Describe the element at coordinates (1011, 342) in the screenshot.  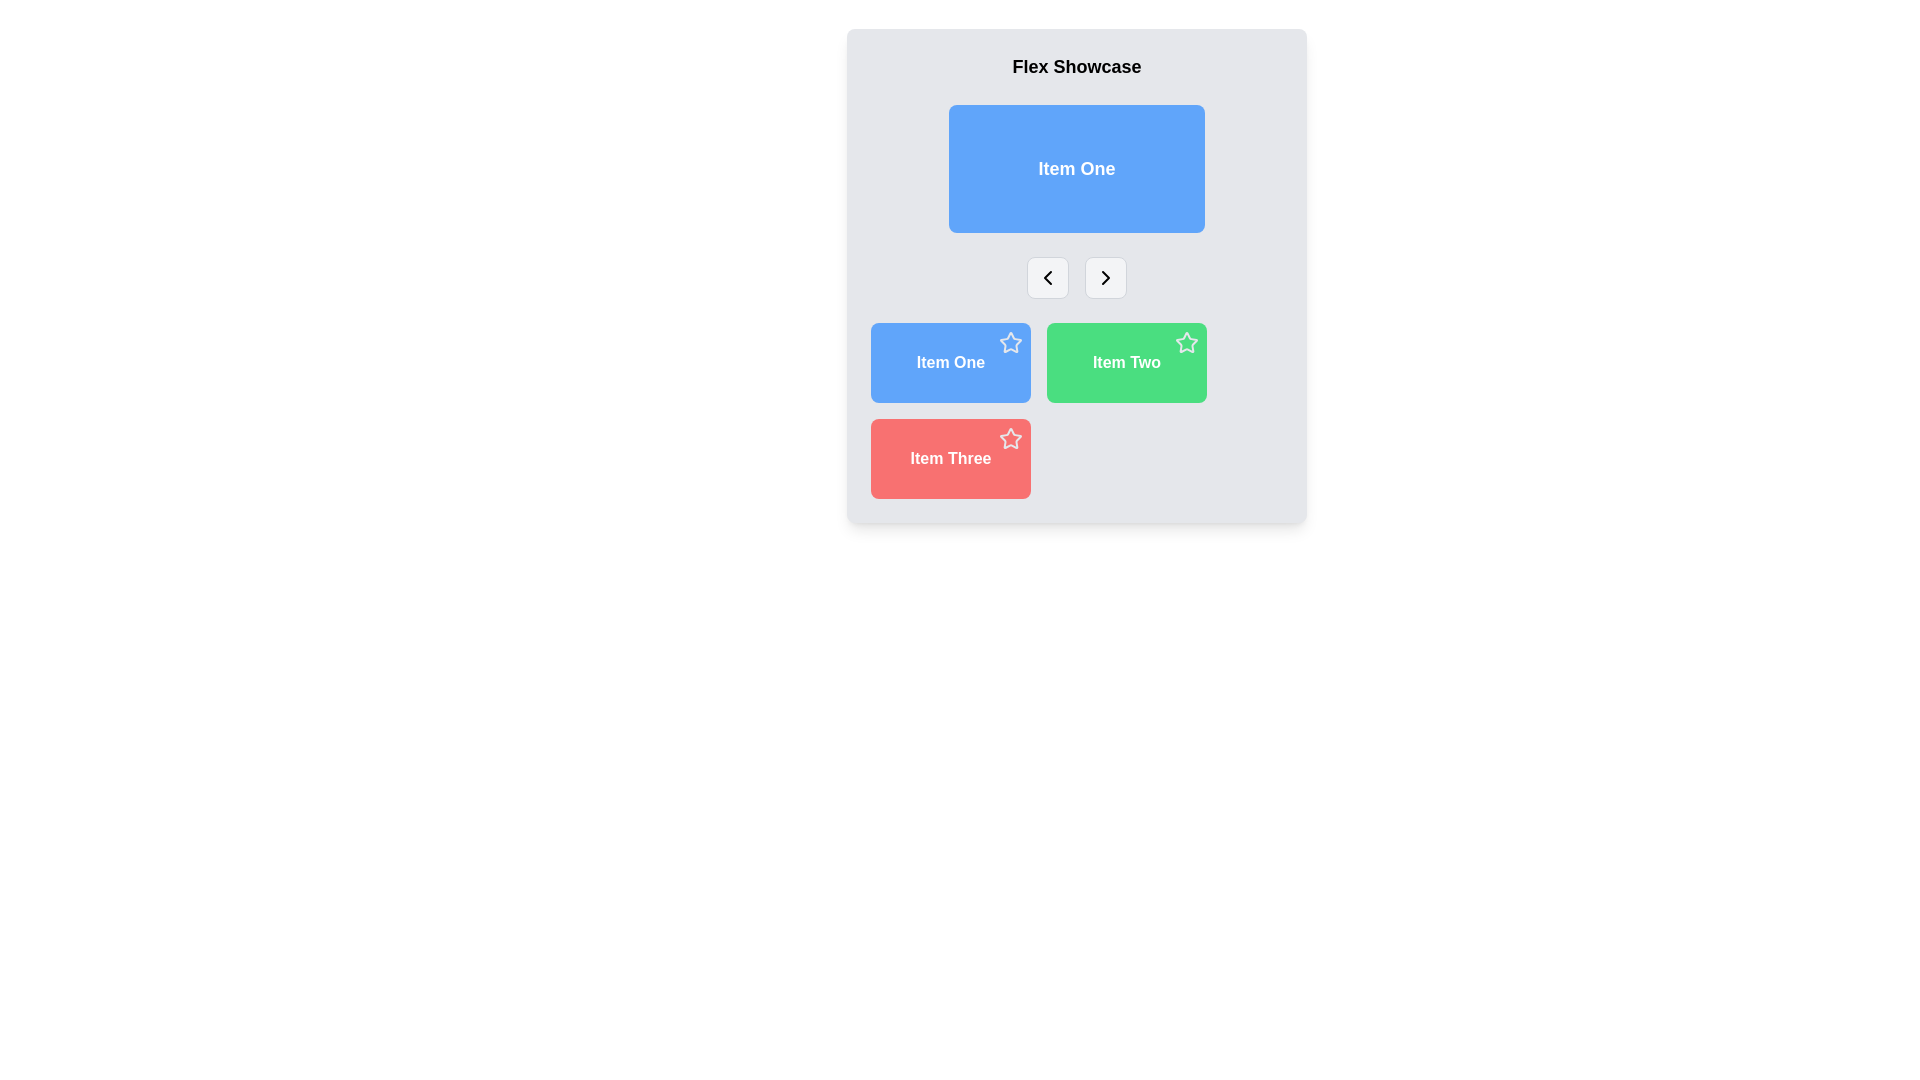
I see `the star-shaped button outlined in white, located at the top-right corner of the blue block labeled 'Item One'` at that location.